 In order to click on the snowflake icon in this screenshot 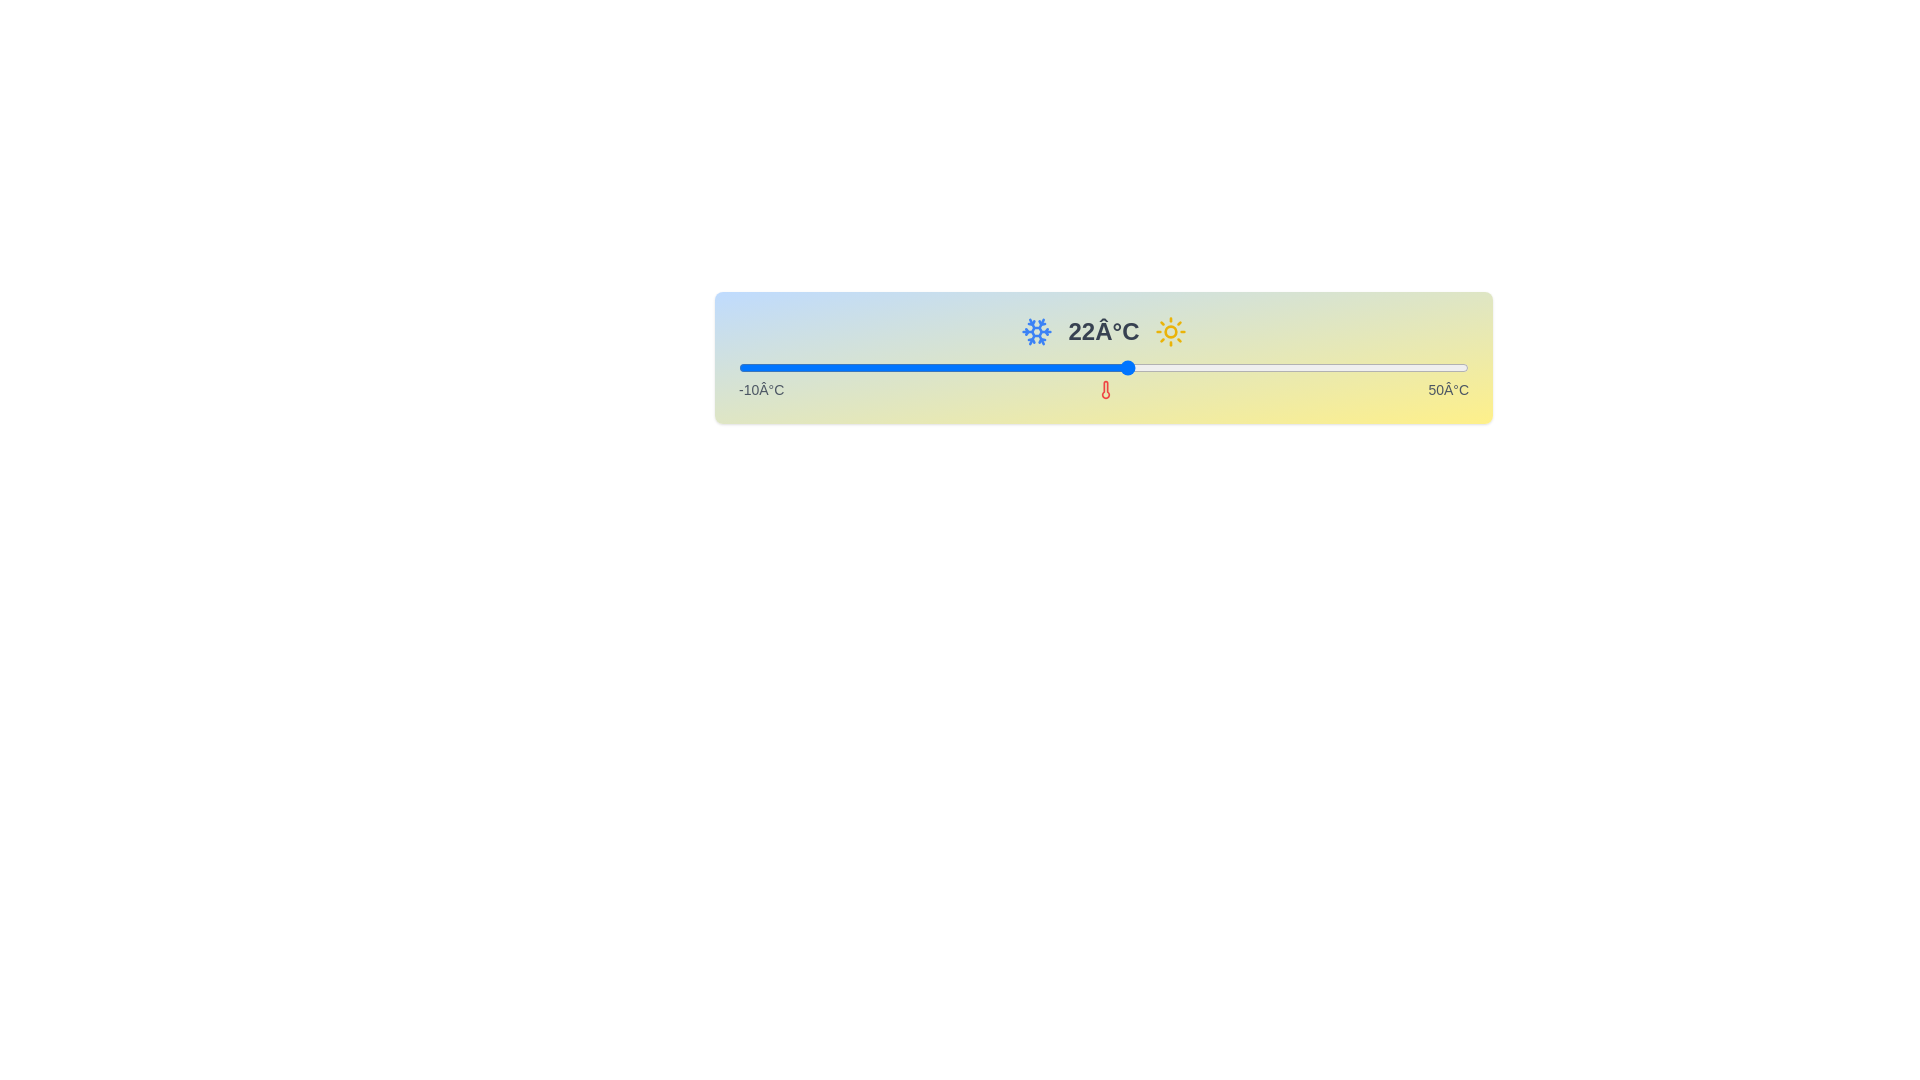, I will do `click(1036, 330)`.